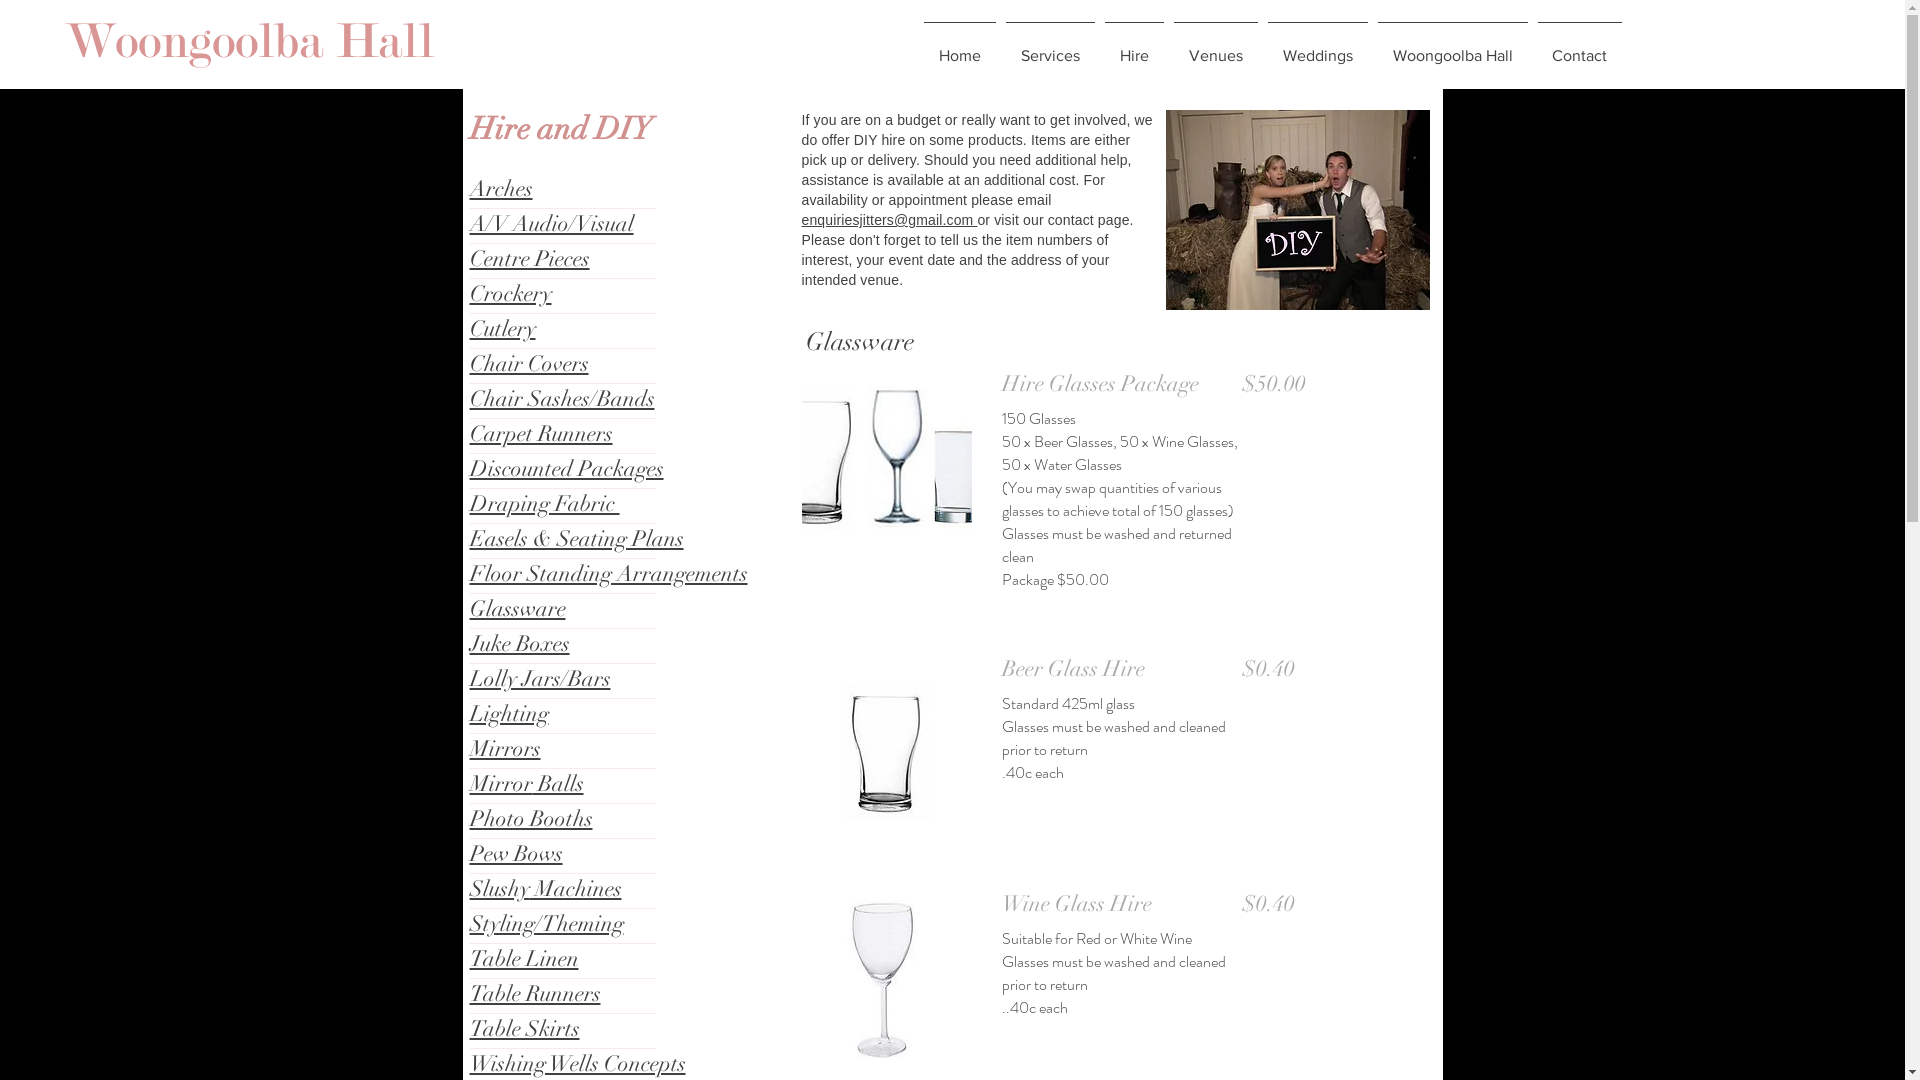 This screenshot has height=1080, width=1920. What do you see at coordinates (575, 537) in the screenshot?
I see `'Easels & Seating Plans'` at bounding box center [575, 537].